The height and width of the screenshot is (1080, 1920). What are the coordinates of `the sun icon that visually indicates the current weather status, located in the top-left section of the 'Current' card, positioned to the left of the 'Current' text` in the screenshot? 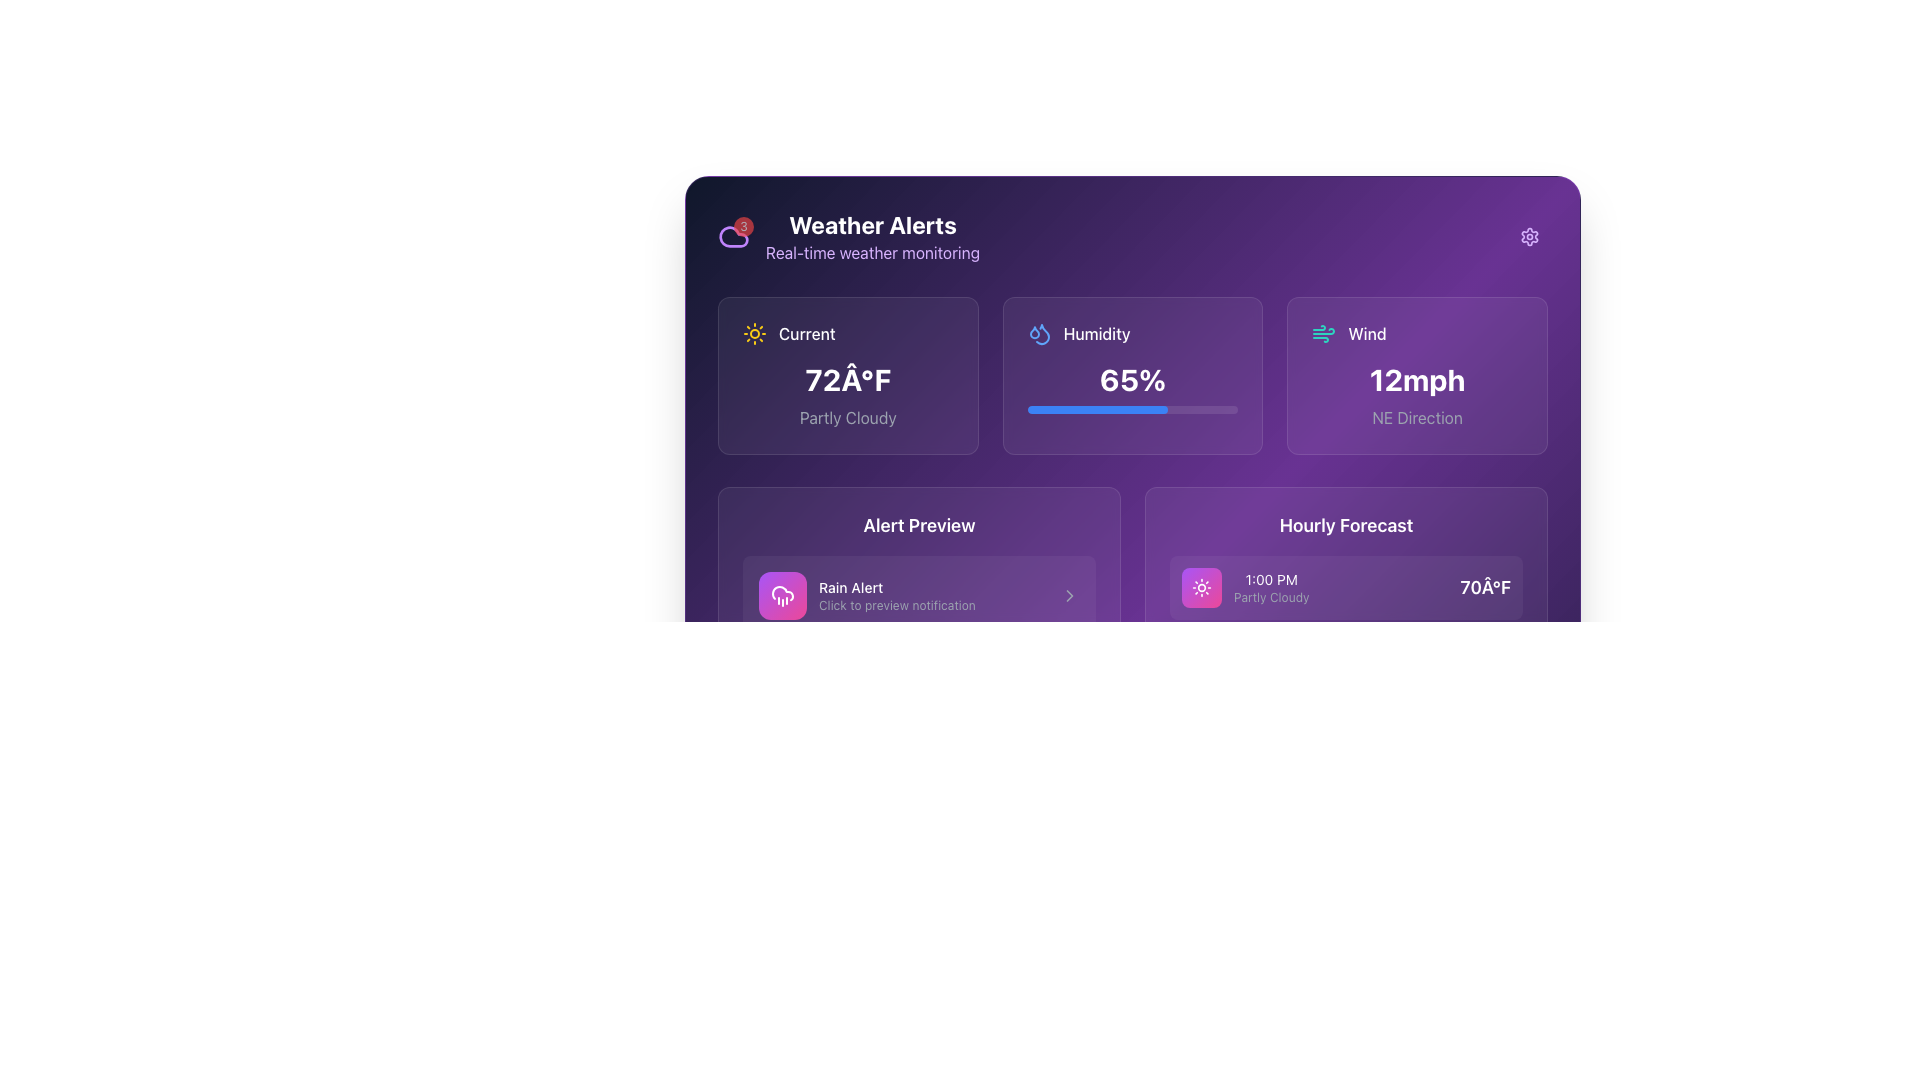 It's located at (753, 333).